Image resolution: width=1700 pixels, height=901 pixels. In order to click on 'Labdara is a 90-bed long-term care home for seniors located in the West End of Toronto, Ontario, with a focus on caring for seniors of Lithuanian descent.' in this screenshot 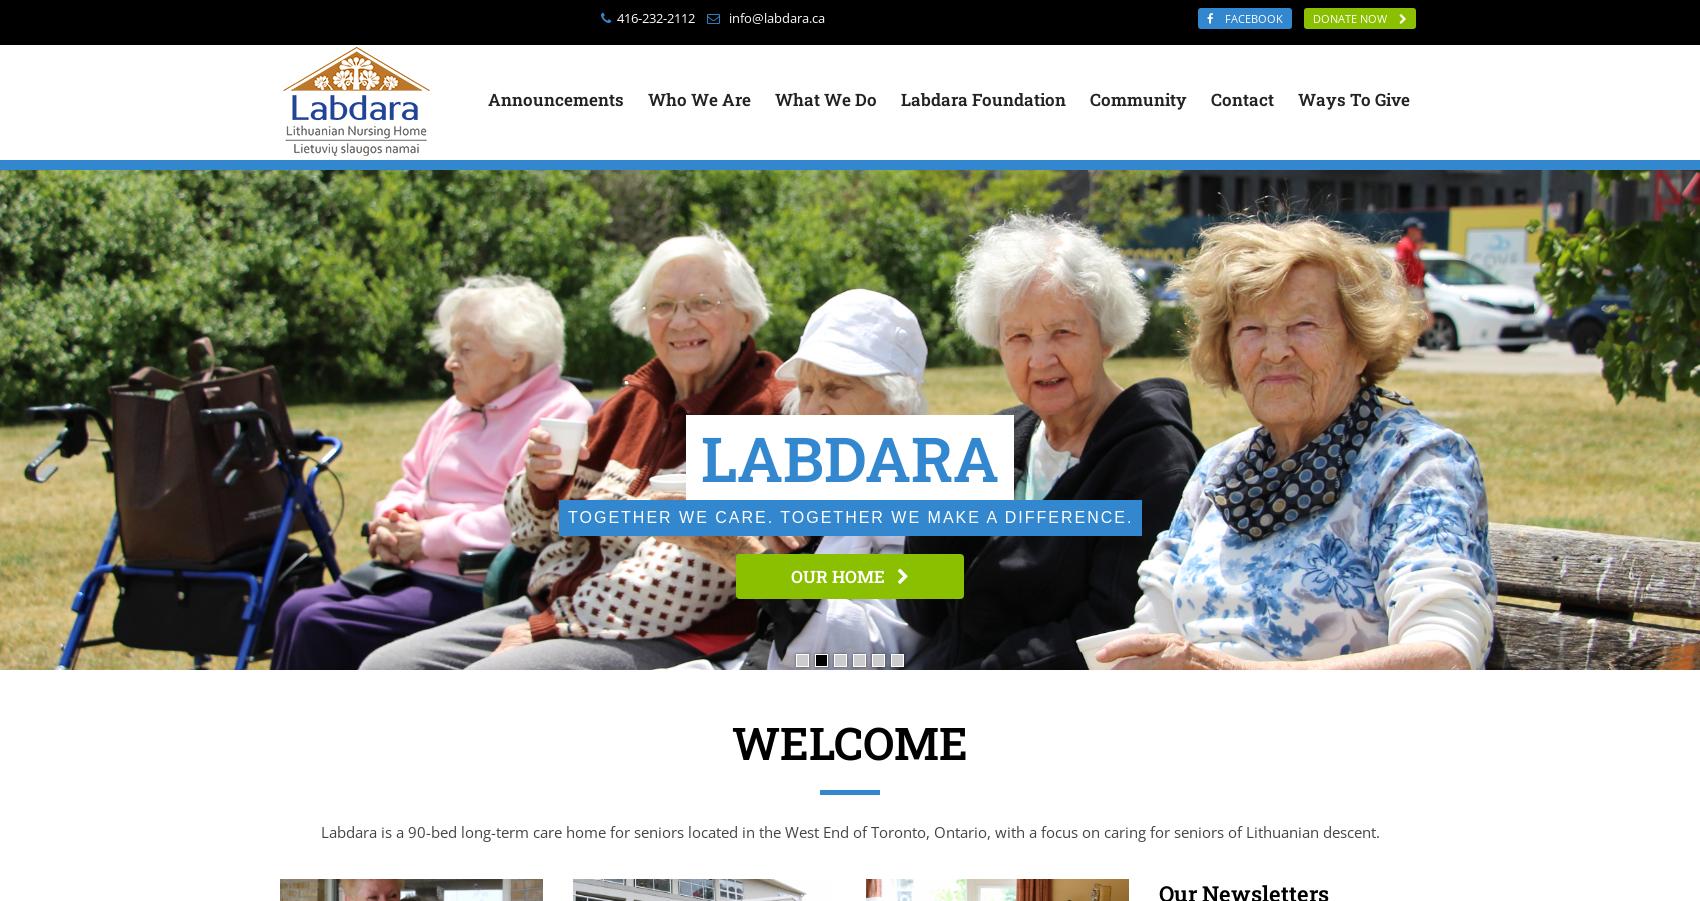, I will do `click(319, 831)`.